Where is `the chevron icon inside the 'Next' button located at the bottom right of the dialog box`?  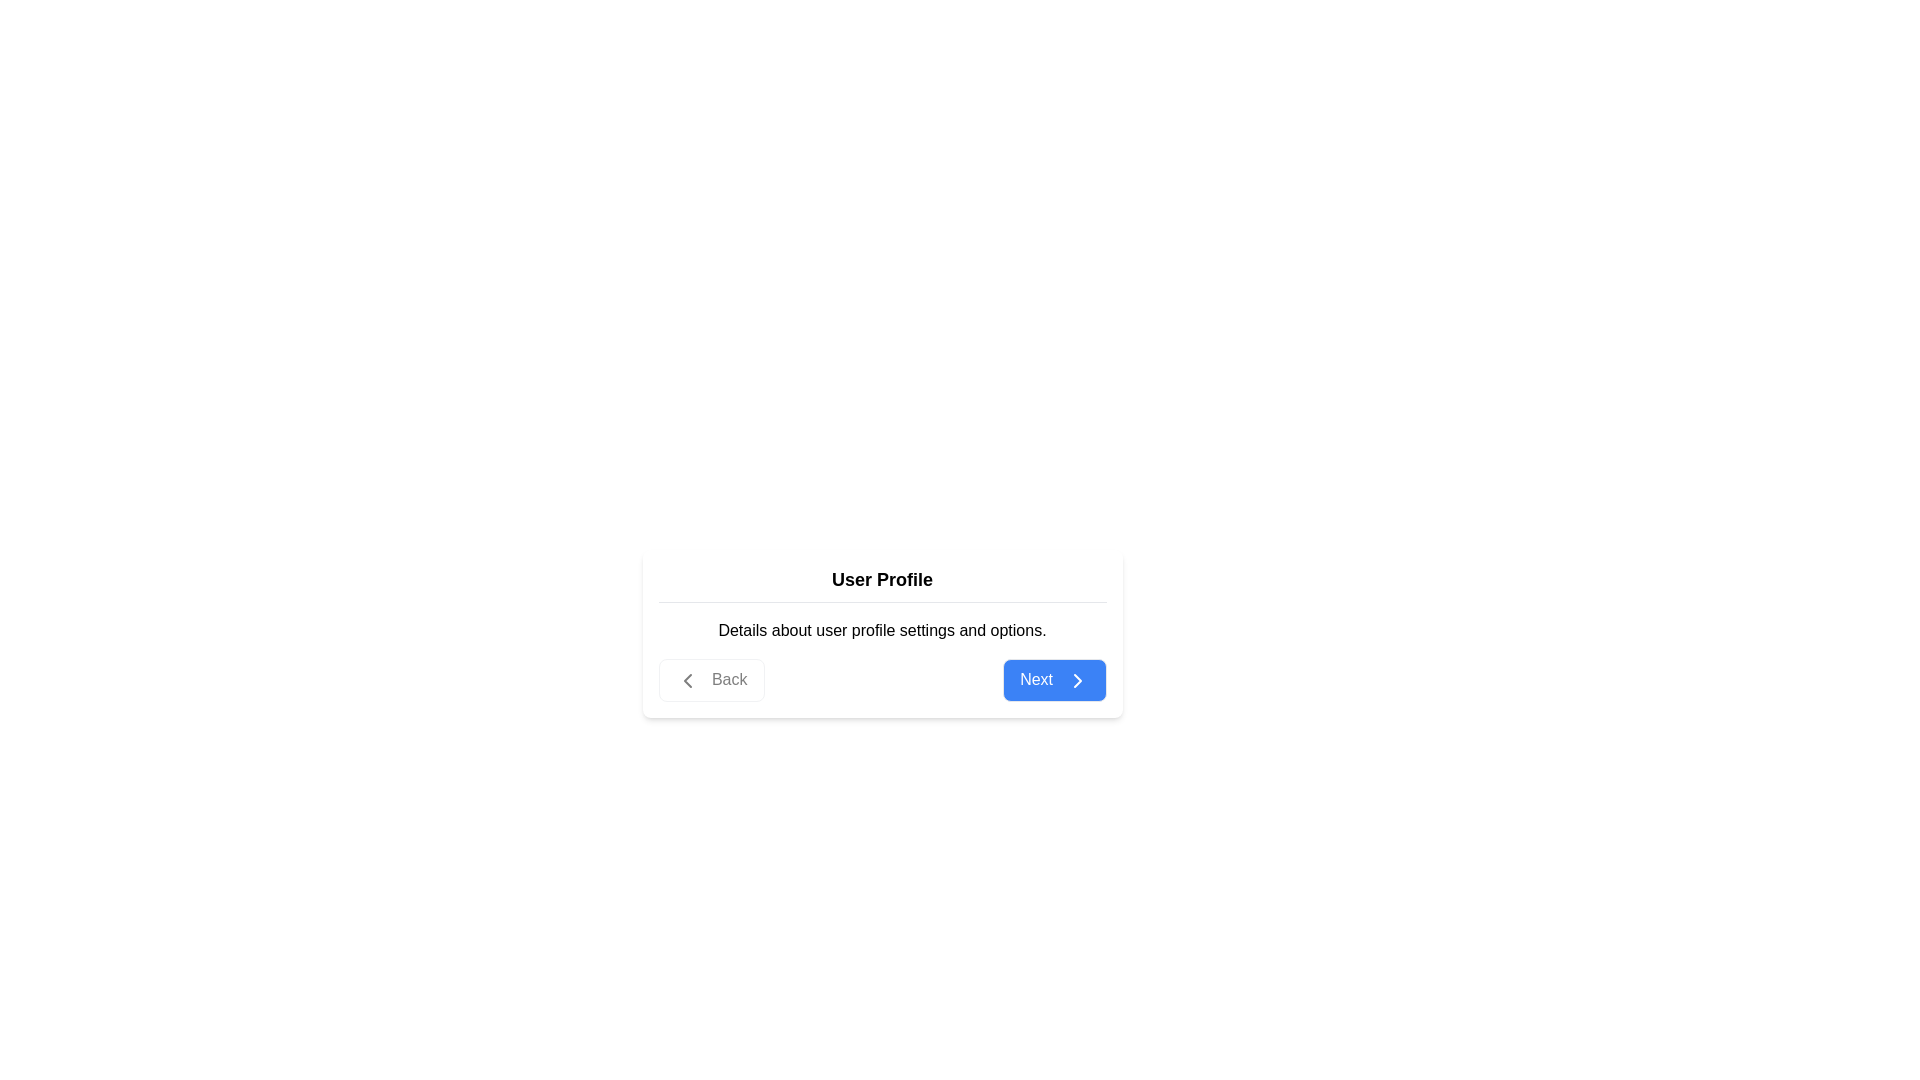 the chevron icon inside the 'Next' button located at the bottom right of the dialog box is located at coordinates (1076, 679).